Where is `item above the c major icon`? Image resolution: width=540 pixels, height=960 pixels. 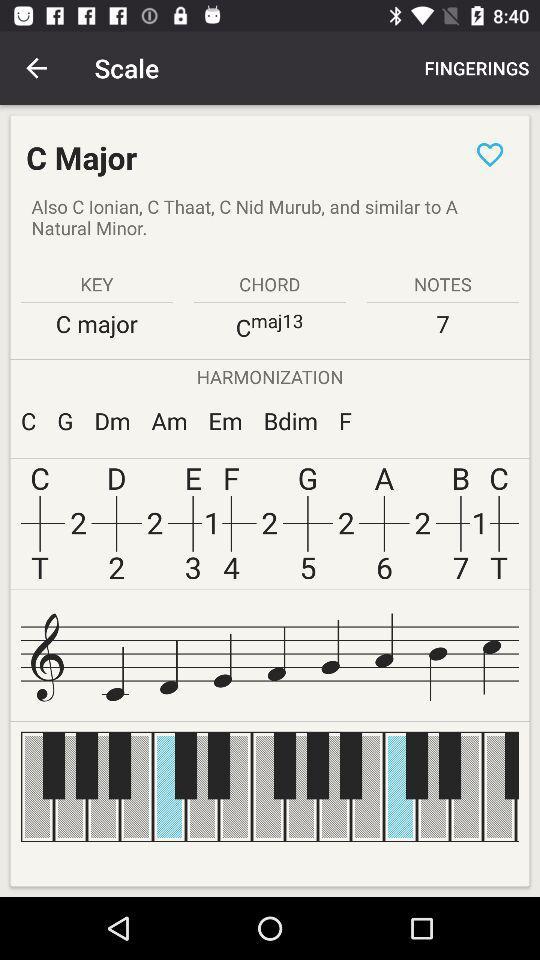
item above the c major icon is located at coordinates (36, 68).